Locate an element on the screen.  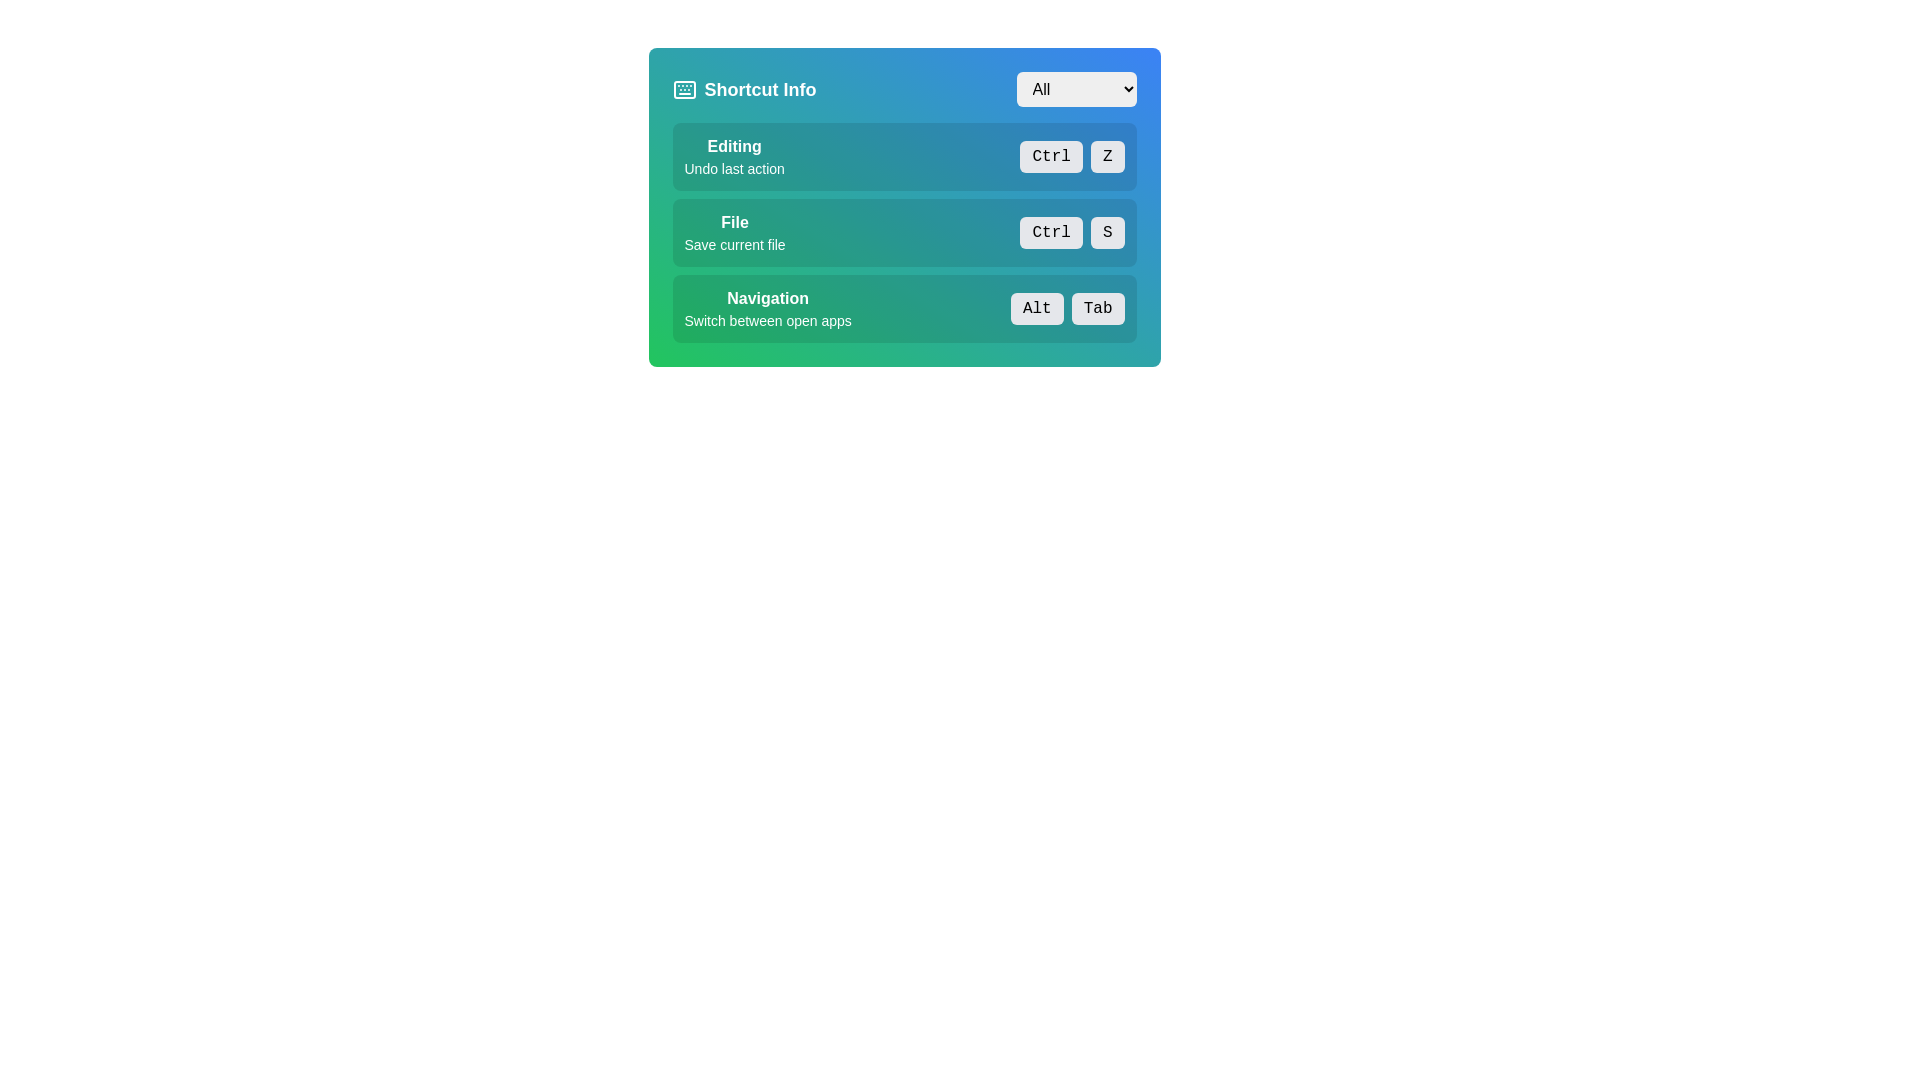
the Keyboard Shortcut Indicator which consists of the buttons labeled 'Ctrl' and 'Z', styled with a gray background and rounded corners, located to the right of 'Undo last action' and below the title 'Editing' is located at coordinates (1071, 156).